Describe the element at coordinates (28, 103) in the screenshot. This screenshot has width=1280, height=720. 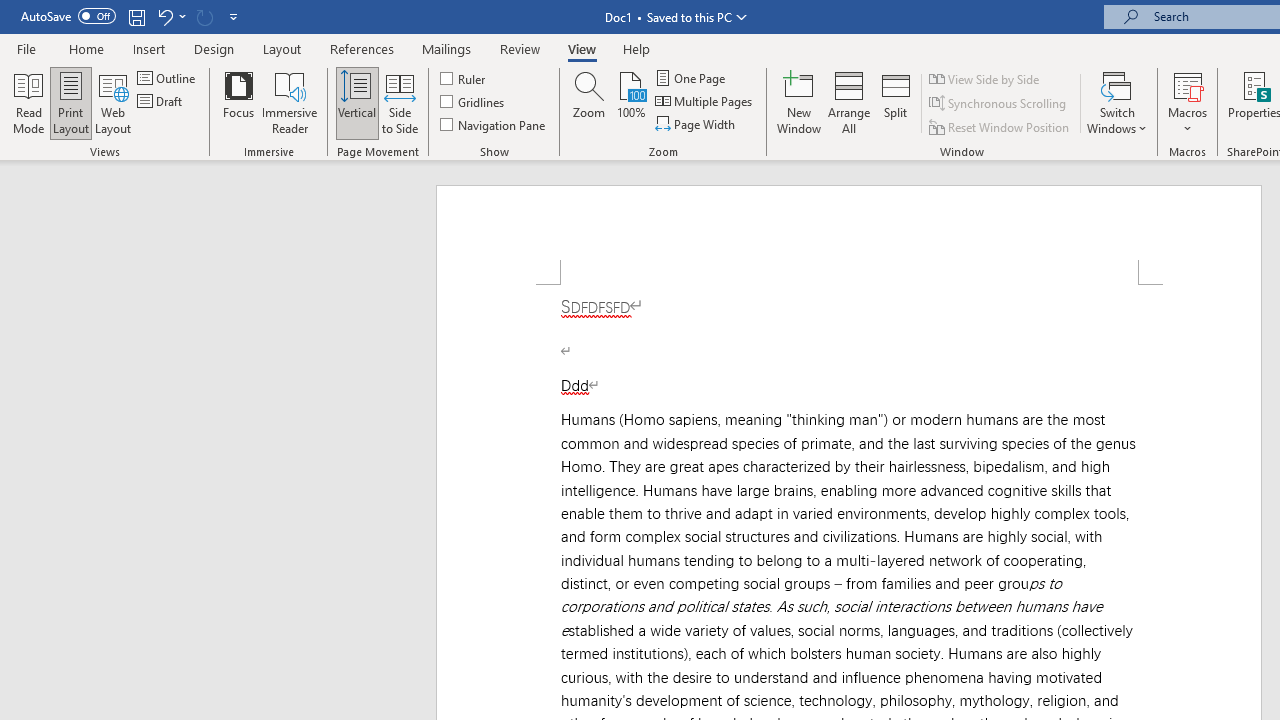
I see `'Read Mode'` at that location.